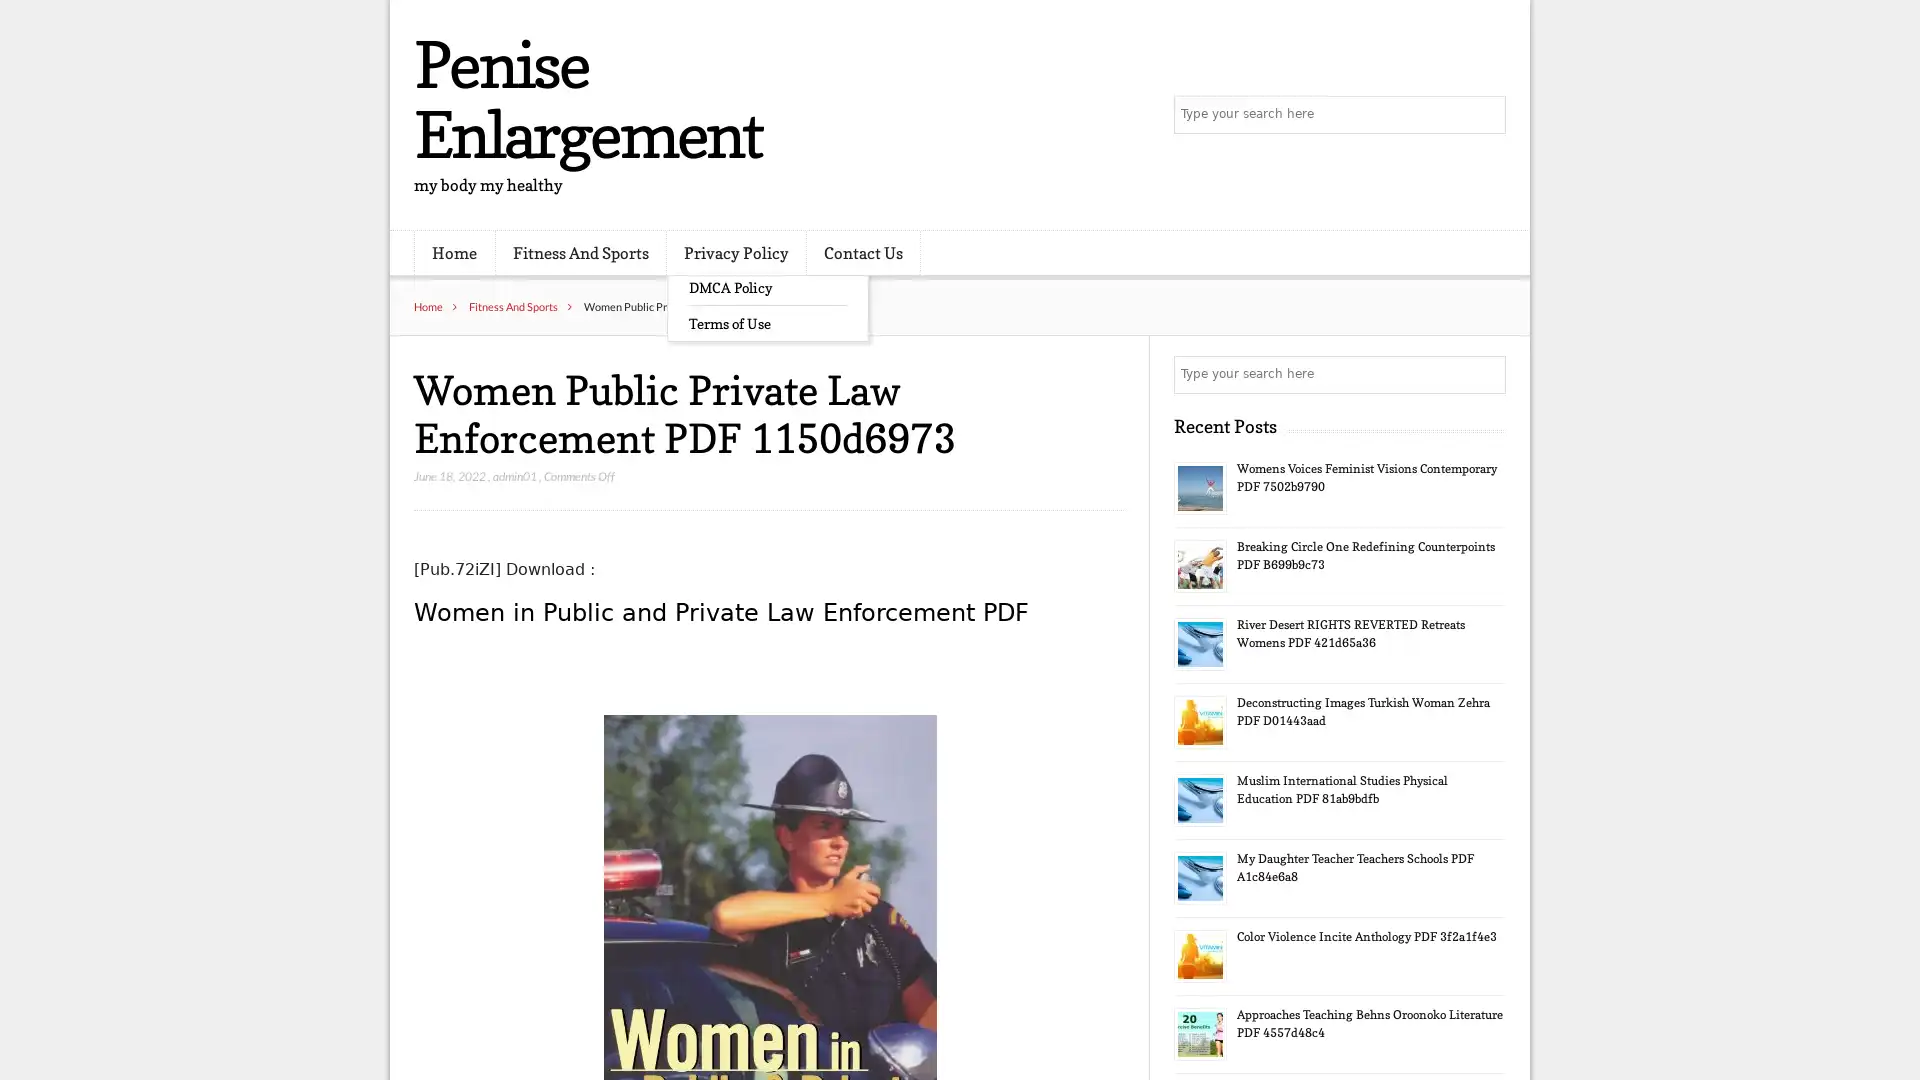 The height and width of the screenshot is (1080, 1920). What do you see at coordinates (1485, 374) in the screenshot?
I see `Search` at bounding box center [1485, 374].